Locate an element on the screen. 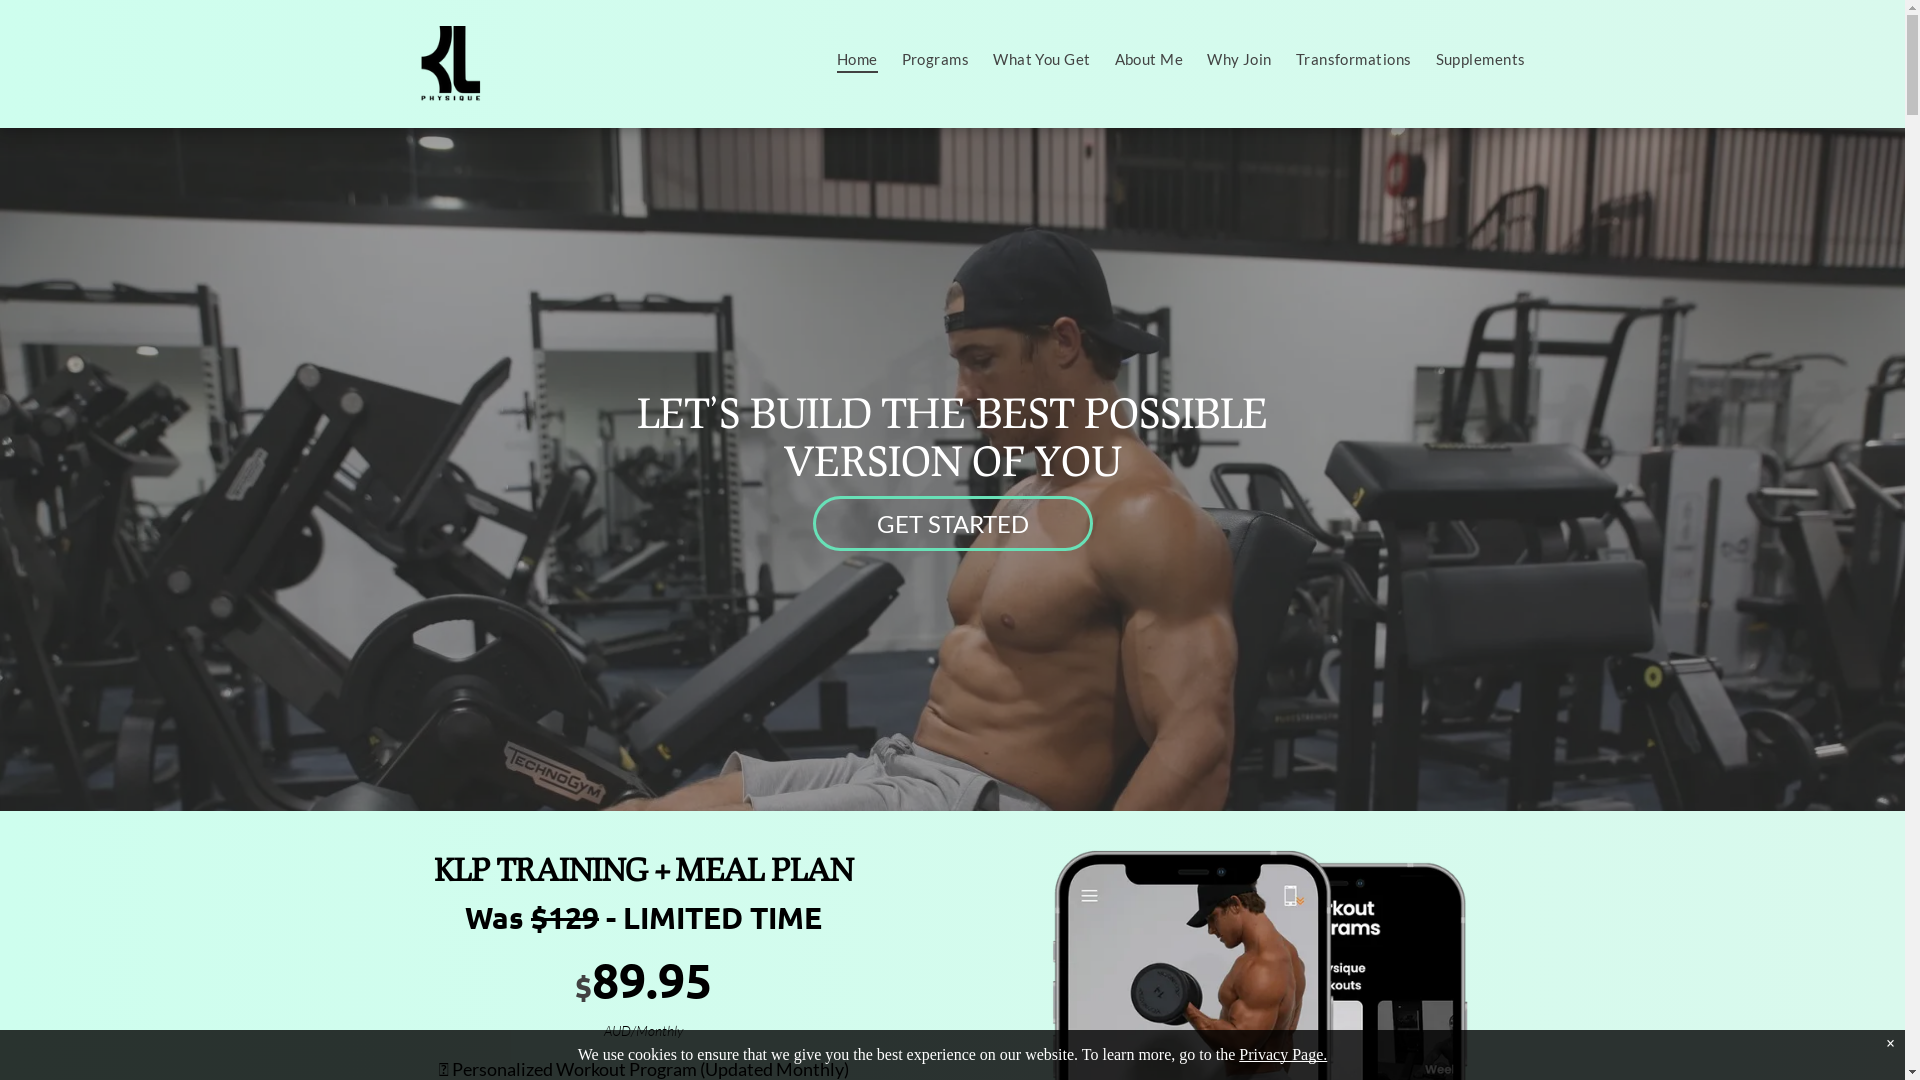 The height and width of the screenshot is (1080, 1920). 'Programs' is located at coordinates (935, 57).